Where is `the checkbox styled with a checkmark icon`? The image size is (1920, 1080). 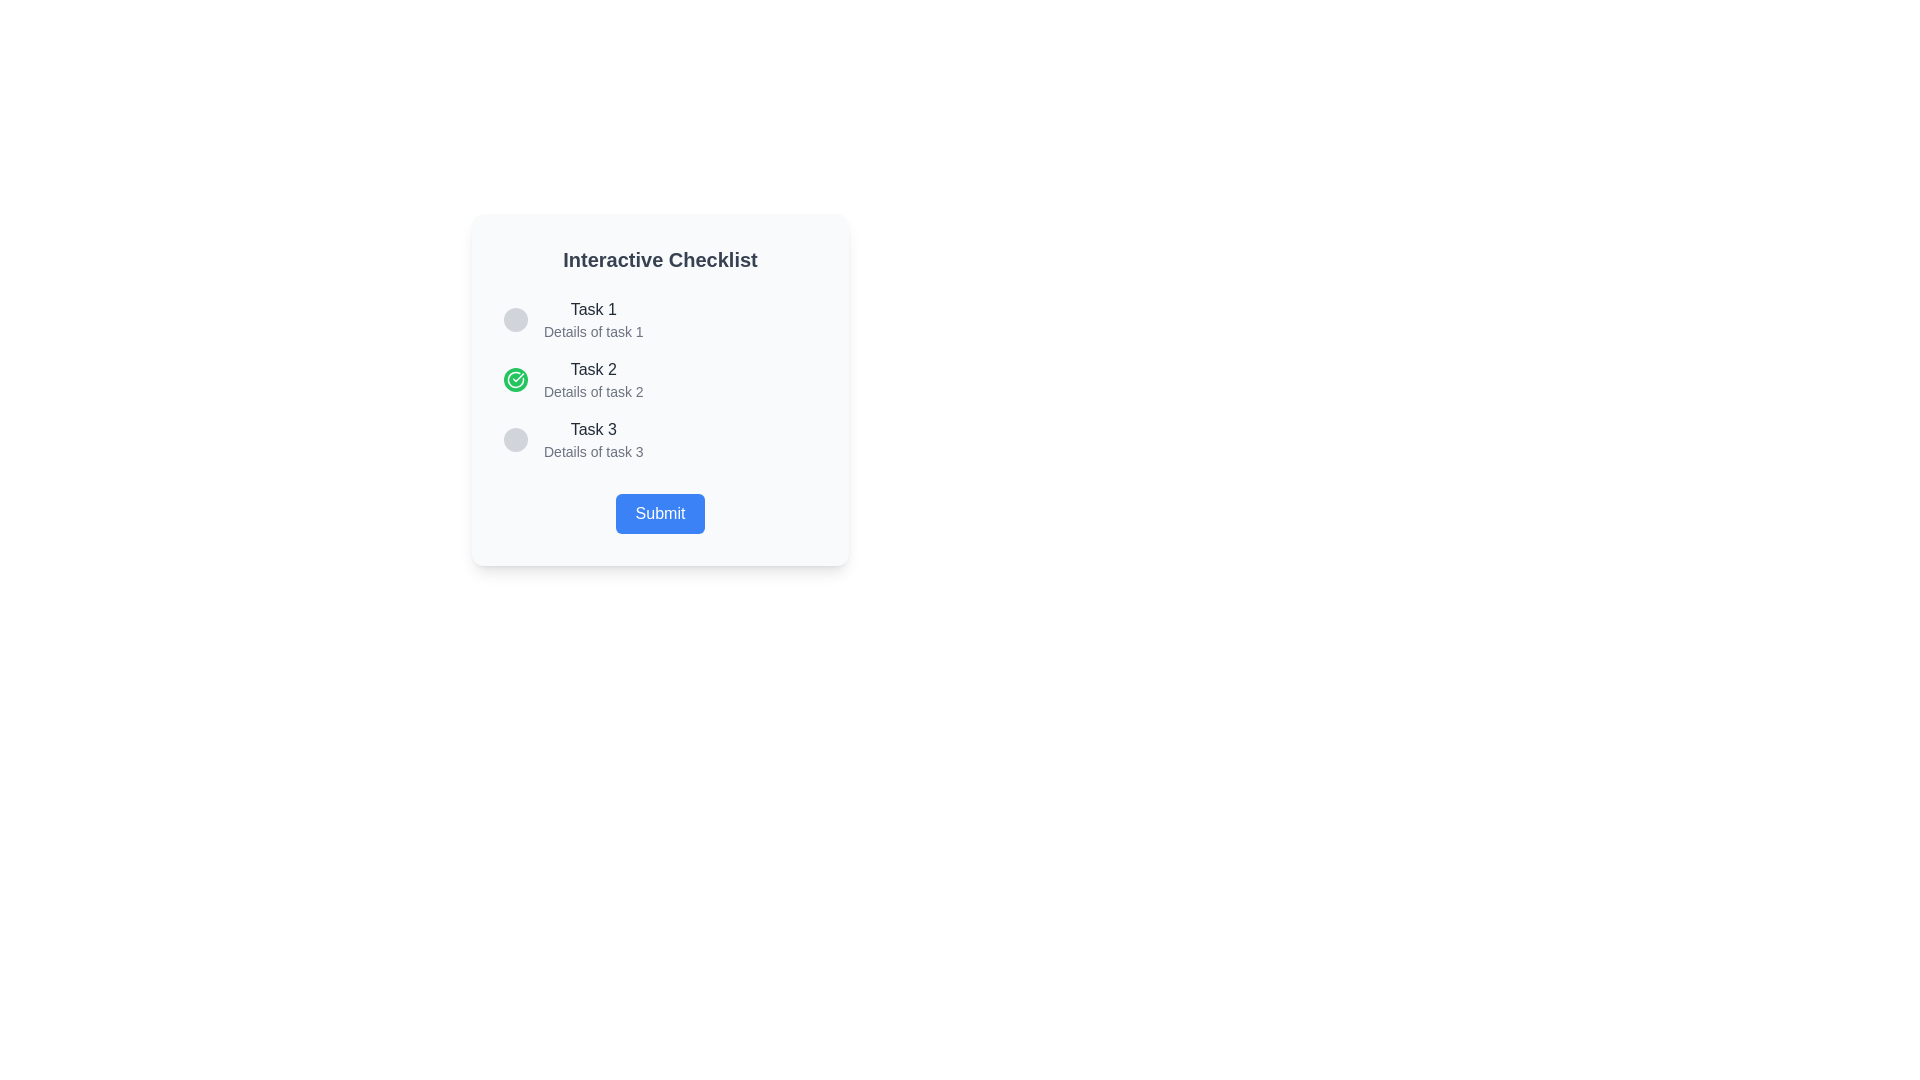
the checkbox styled with a checkmark icon is located at coordinates (515, 380).